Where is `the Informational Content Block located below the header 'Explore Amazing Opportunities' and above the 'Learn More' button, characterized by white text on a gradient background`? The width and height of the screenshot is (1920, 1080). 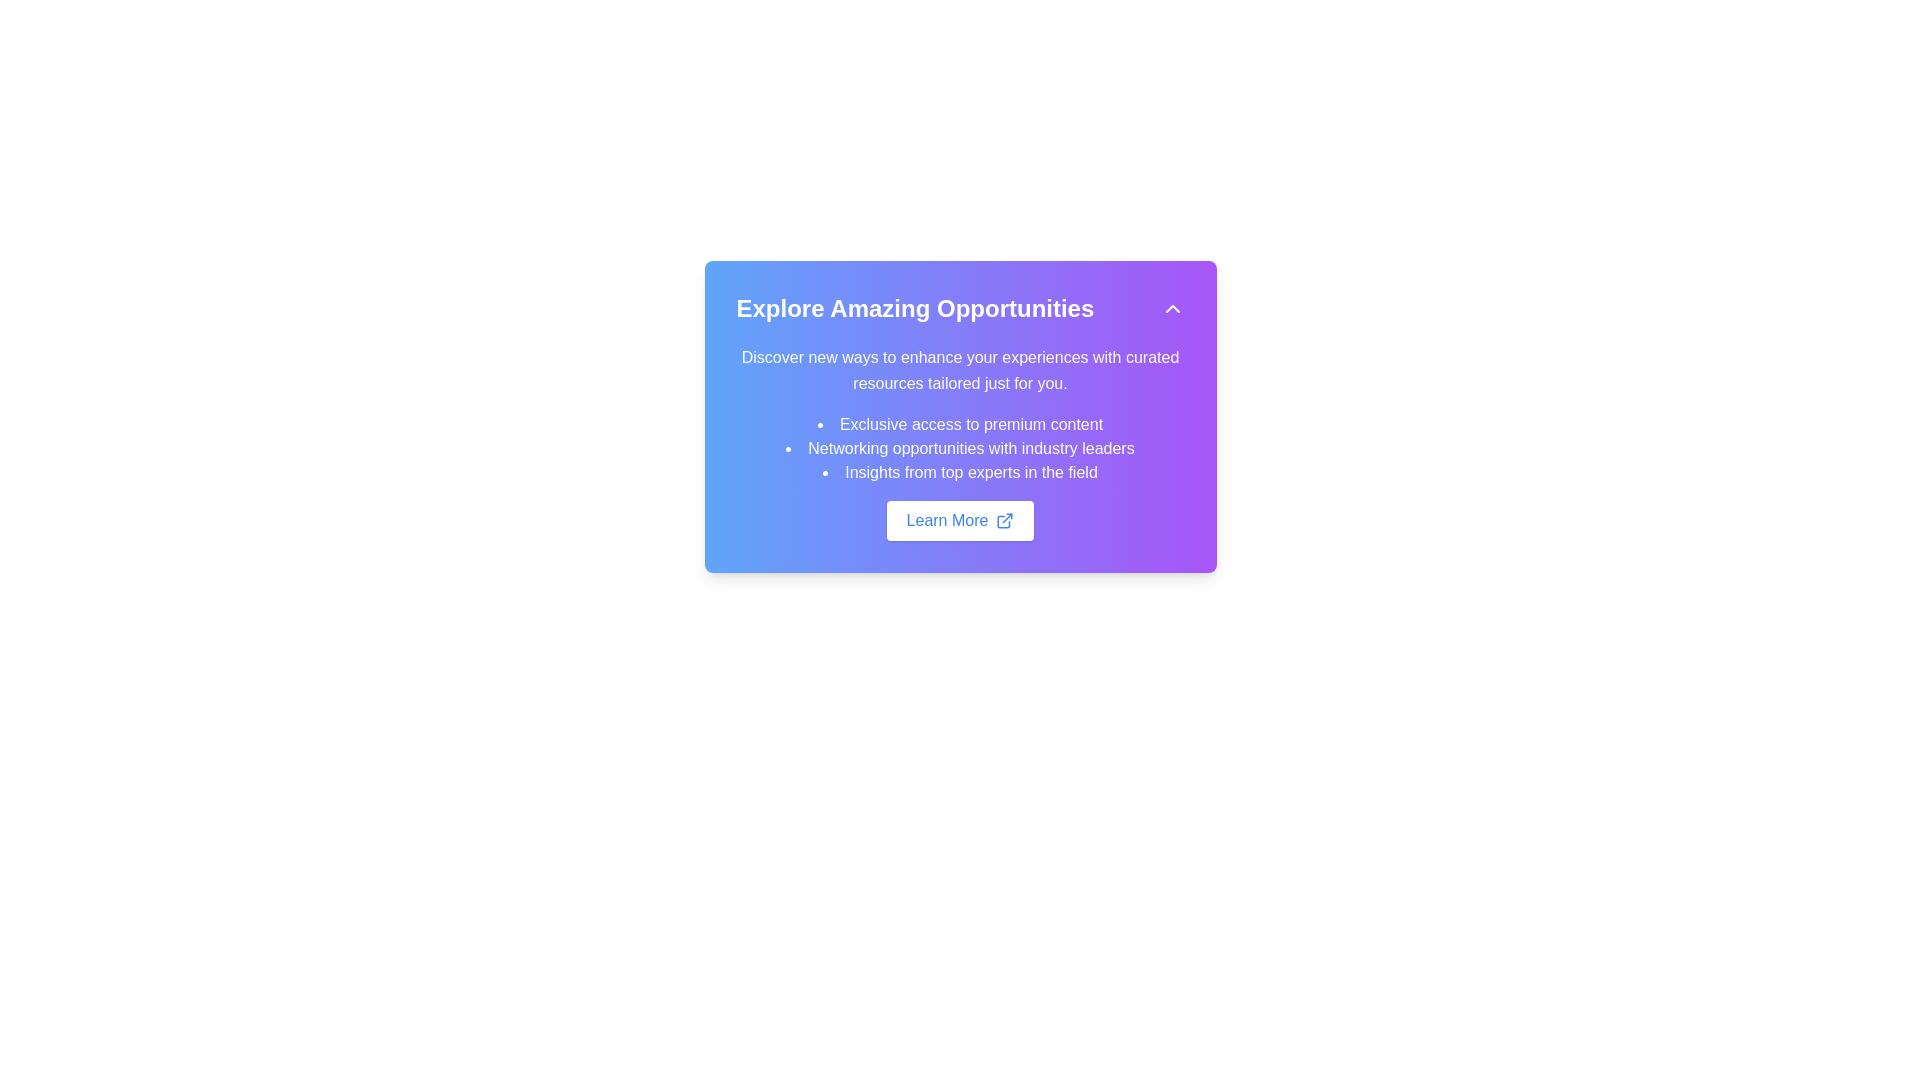
the Informational Content Block located below the header 'Explore Amazing Opportunities' and above the 'Learn More' button, characterized by white text on a gradient background is located at coordinates (960, 442).